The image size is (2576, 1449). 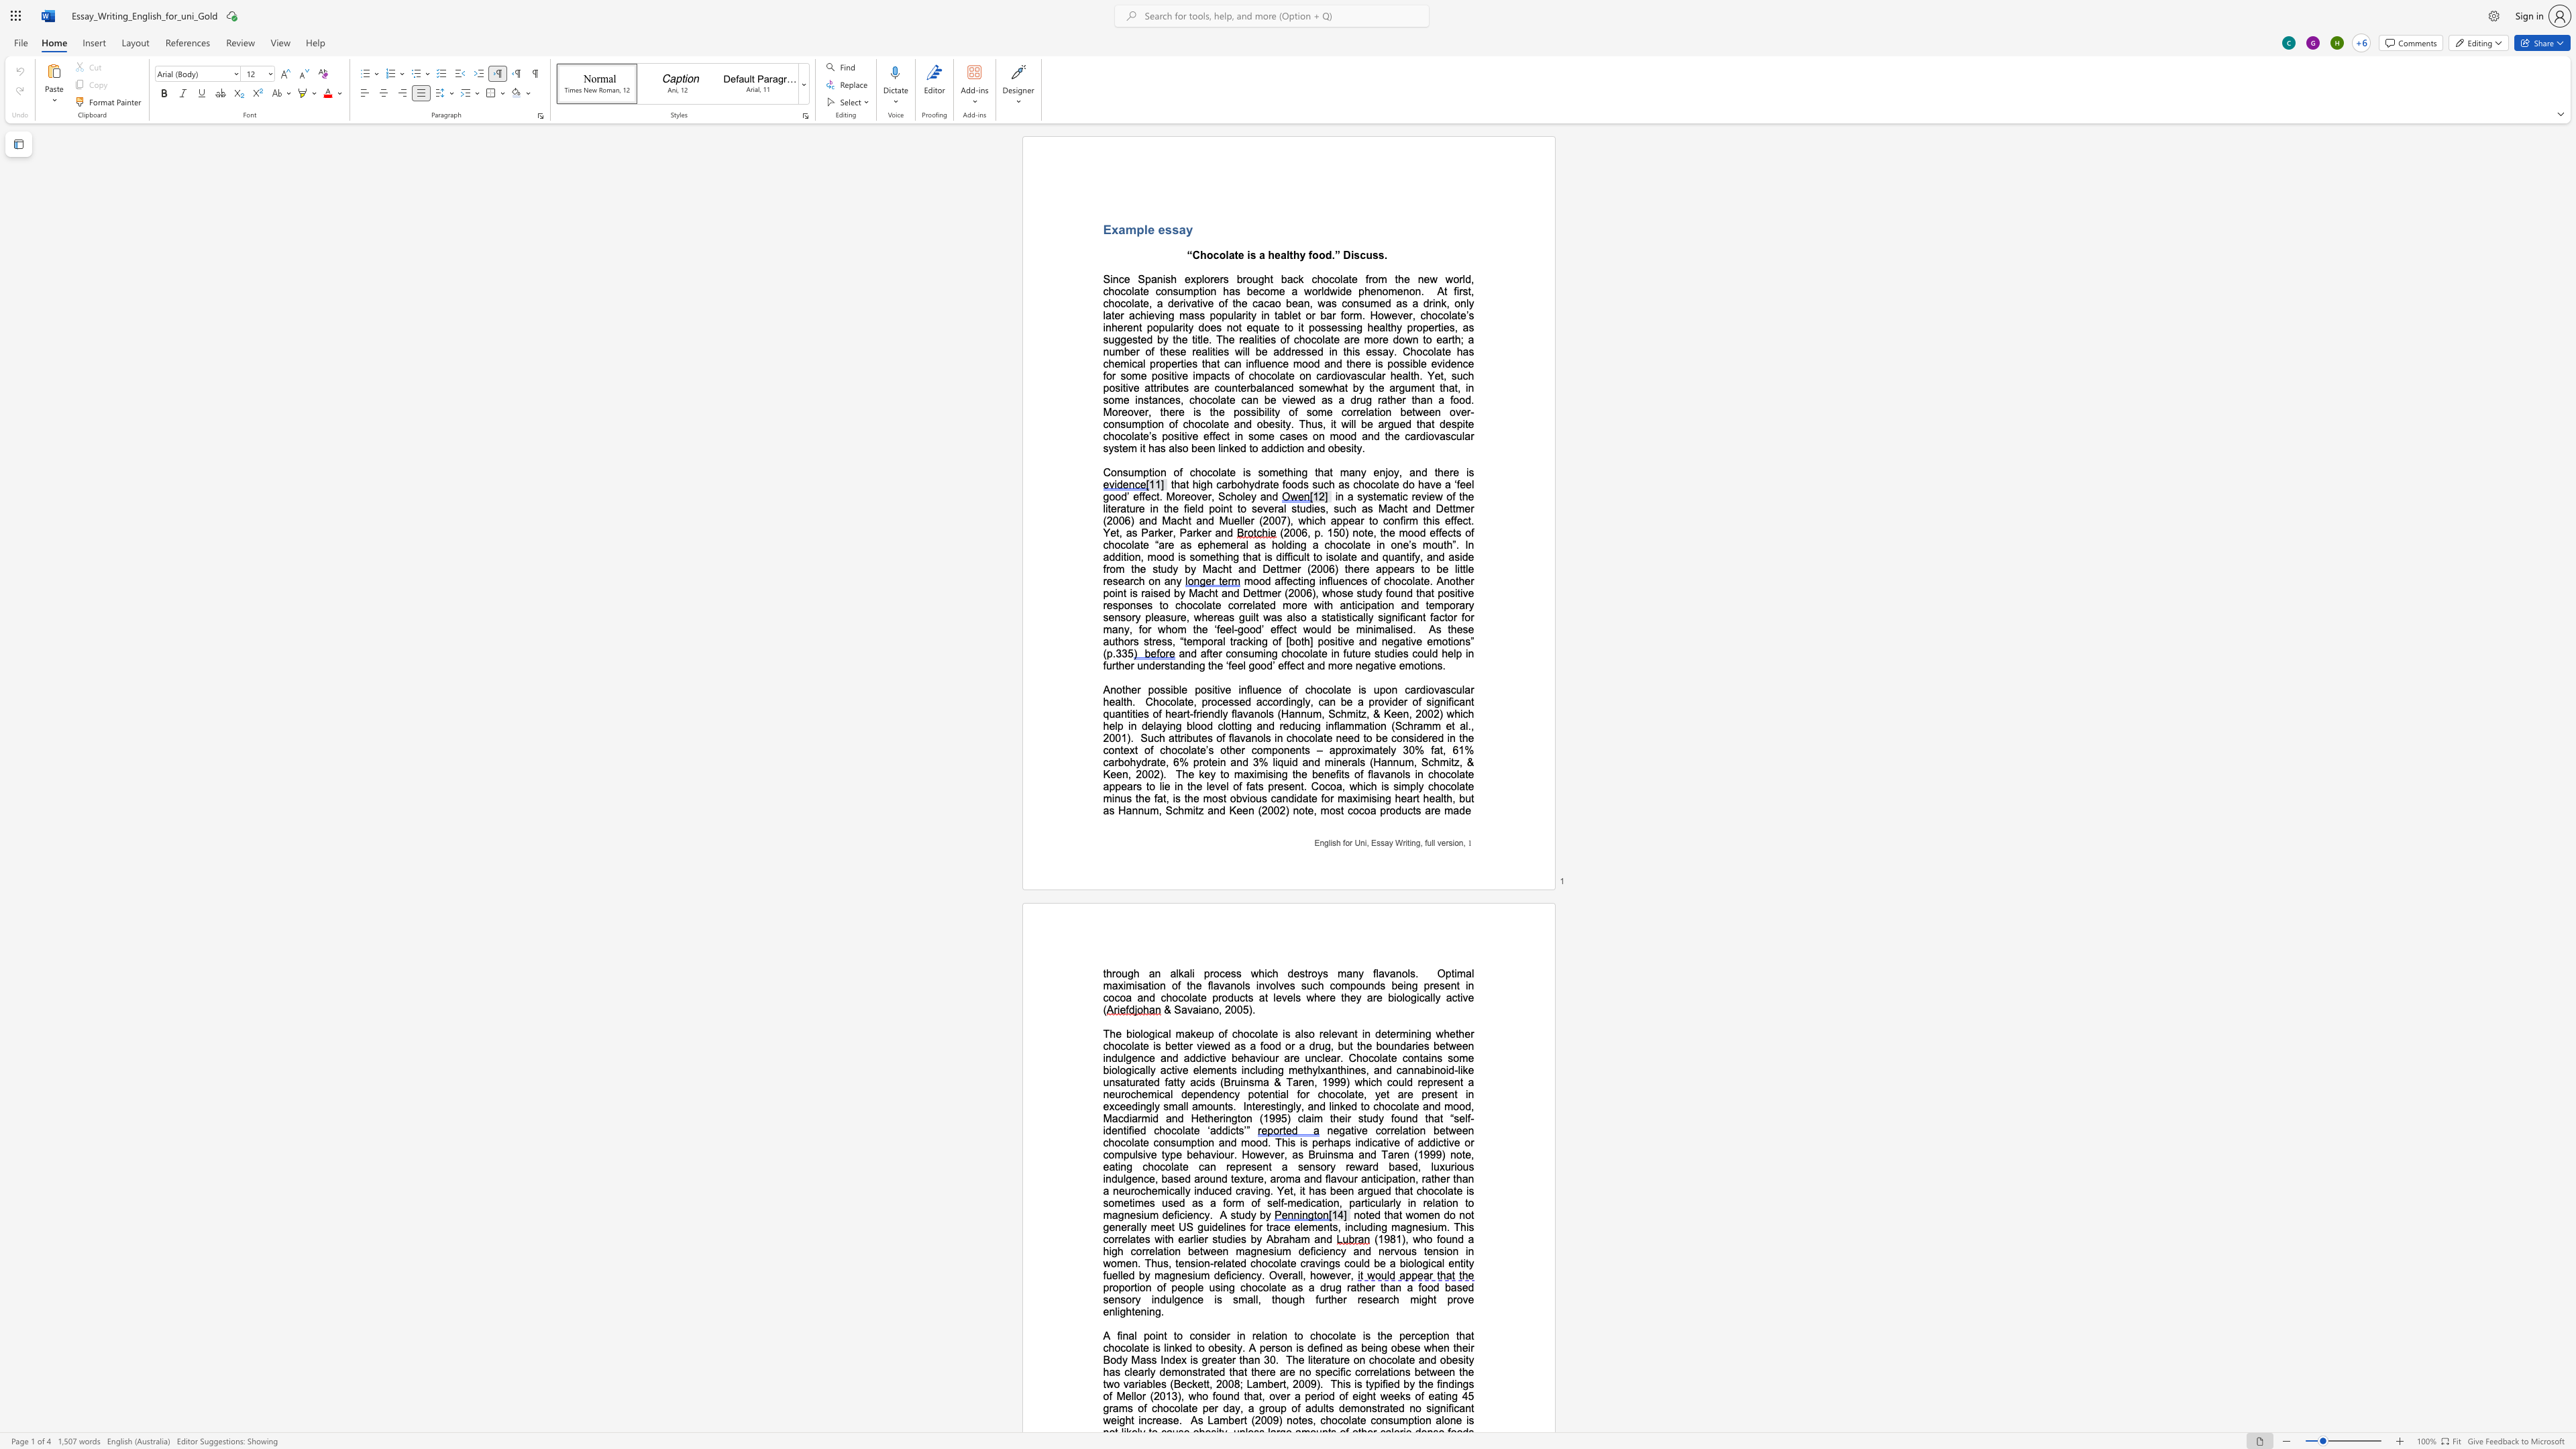 What do you see at coordinates (1244, 1215) in the screenshot?
I see `the space between the continuous character "u" and "d" in the text` at bounding box center [1244, 1215].